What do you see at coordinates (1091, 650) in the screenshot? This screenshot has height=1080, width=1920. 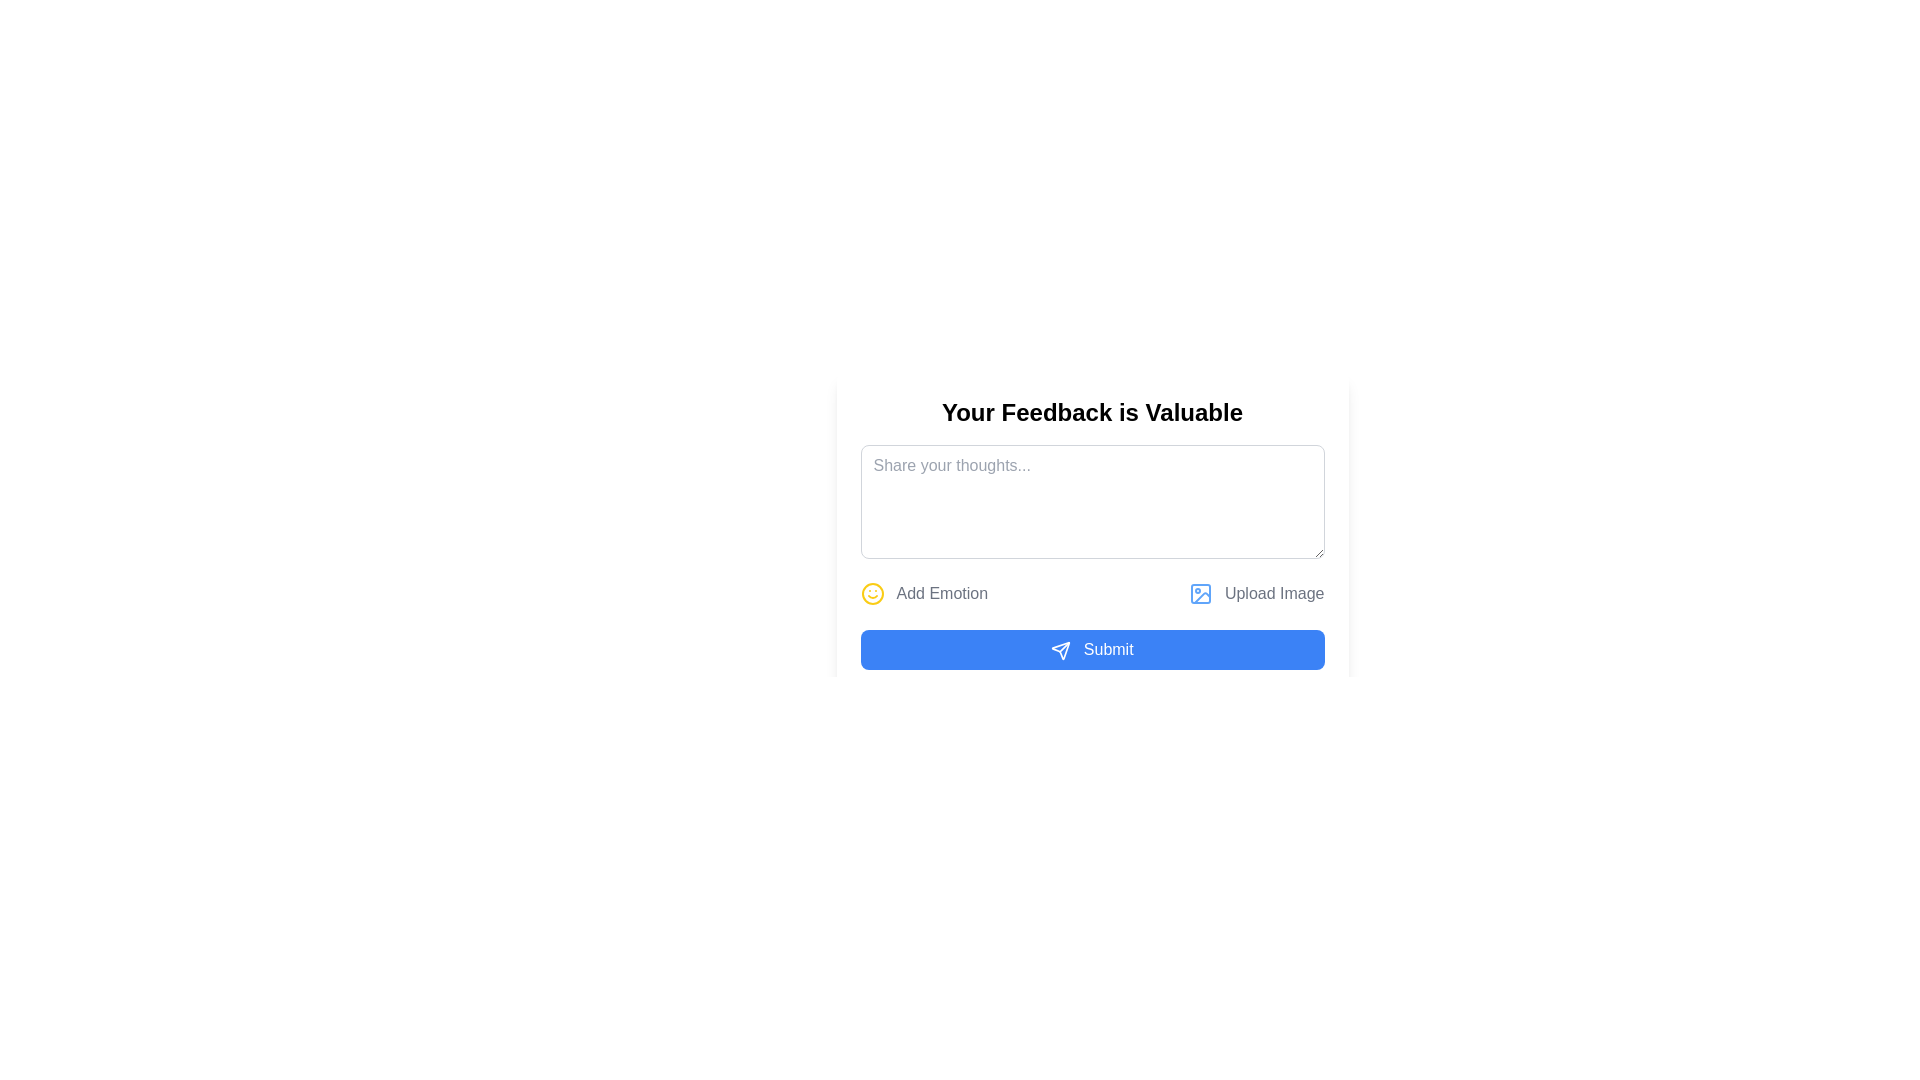 I see `the 'Submit' button with a blue background and rounded corners` at bounding box center [1091, 650].